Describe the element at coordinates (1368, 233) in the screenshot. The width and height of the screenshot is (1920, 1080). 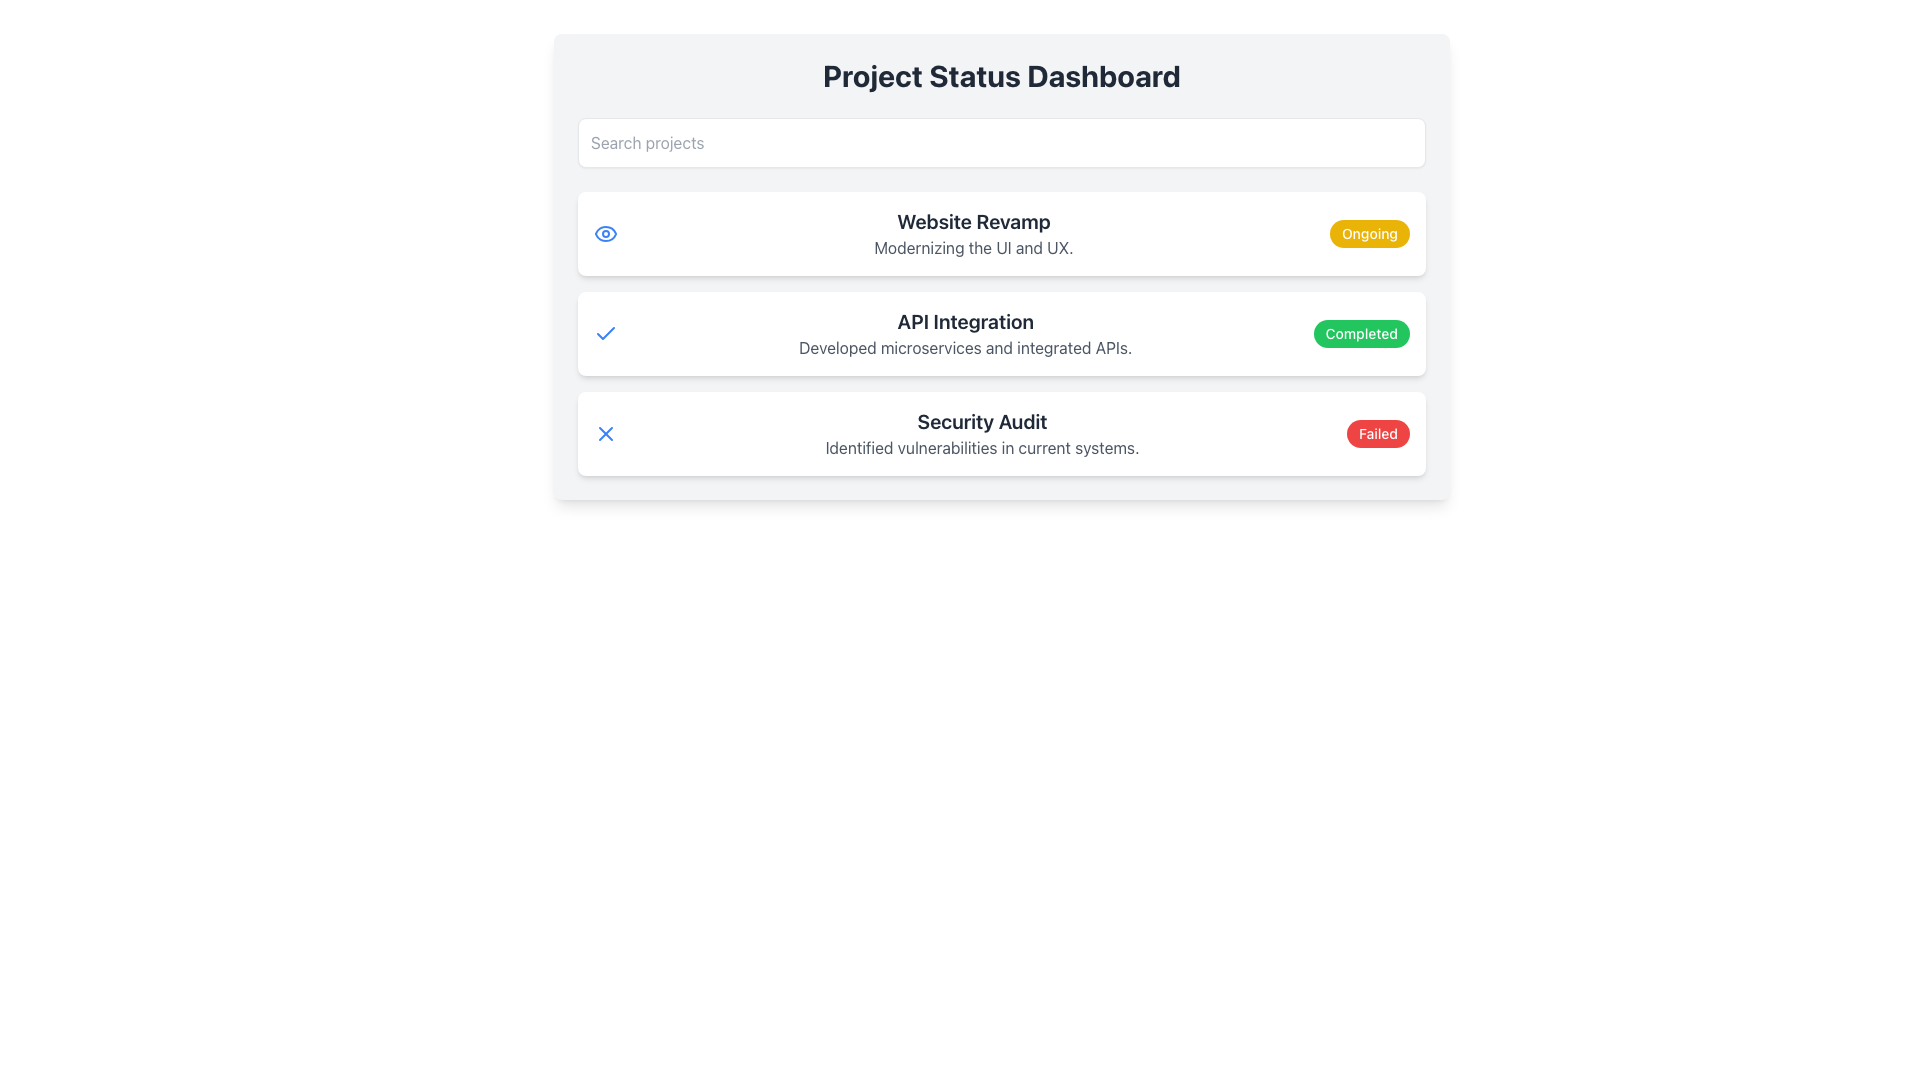
I see `the status label with a pill shape, yellow background, and white text displaying 'Ongoing' located at the far-right end of the 'Website Revamp' row in the 'Project Status Dashboard'` at that location.